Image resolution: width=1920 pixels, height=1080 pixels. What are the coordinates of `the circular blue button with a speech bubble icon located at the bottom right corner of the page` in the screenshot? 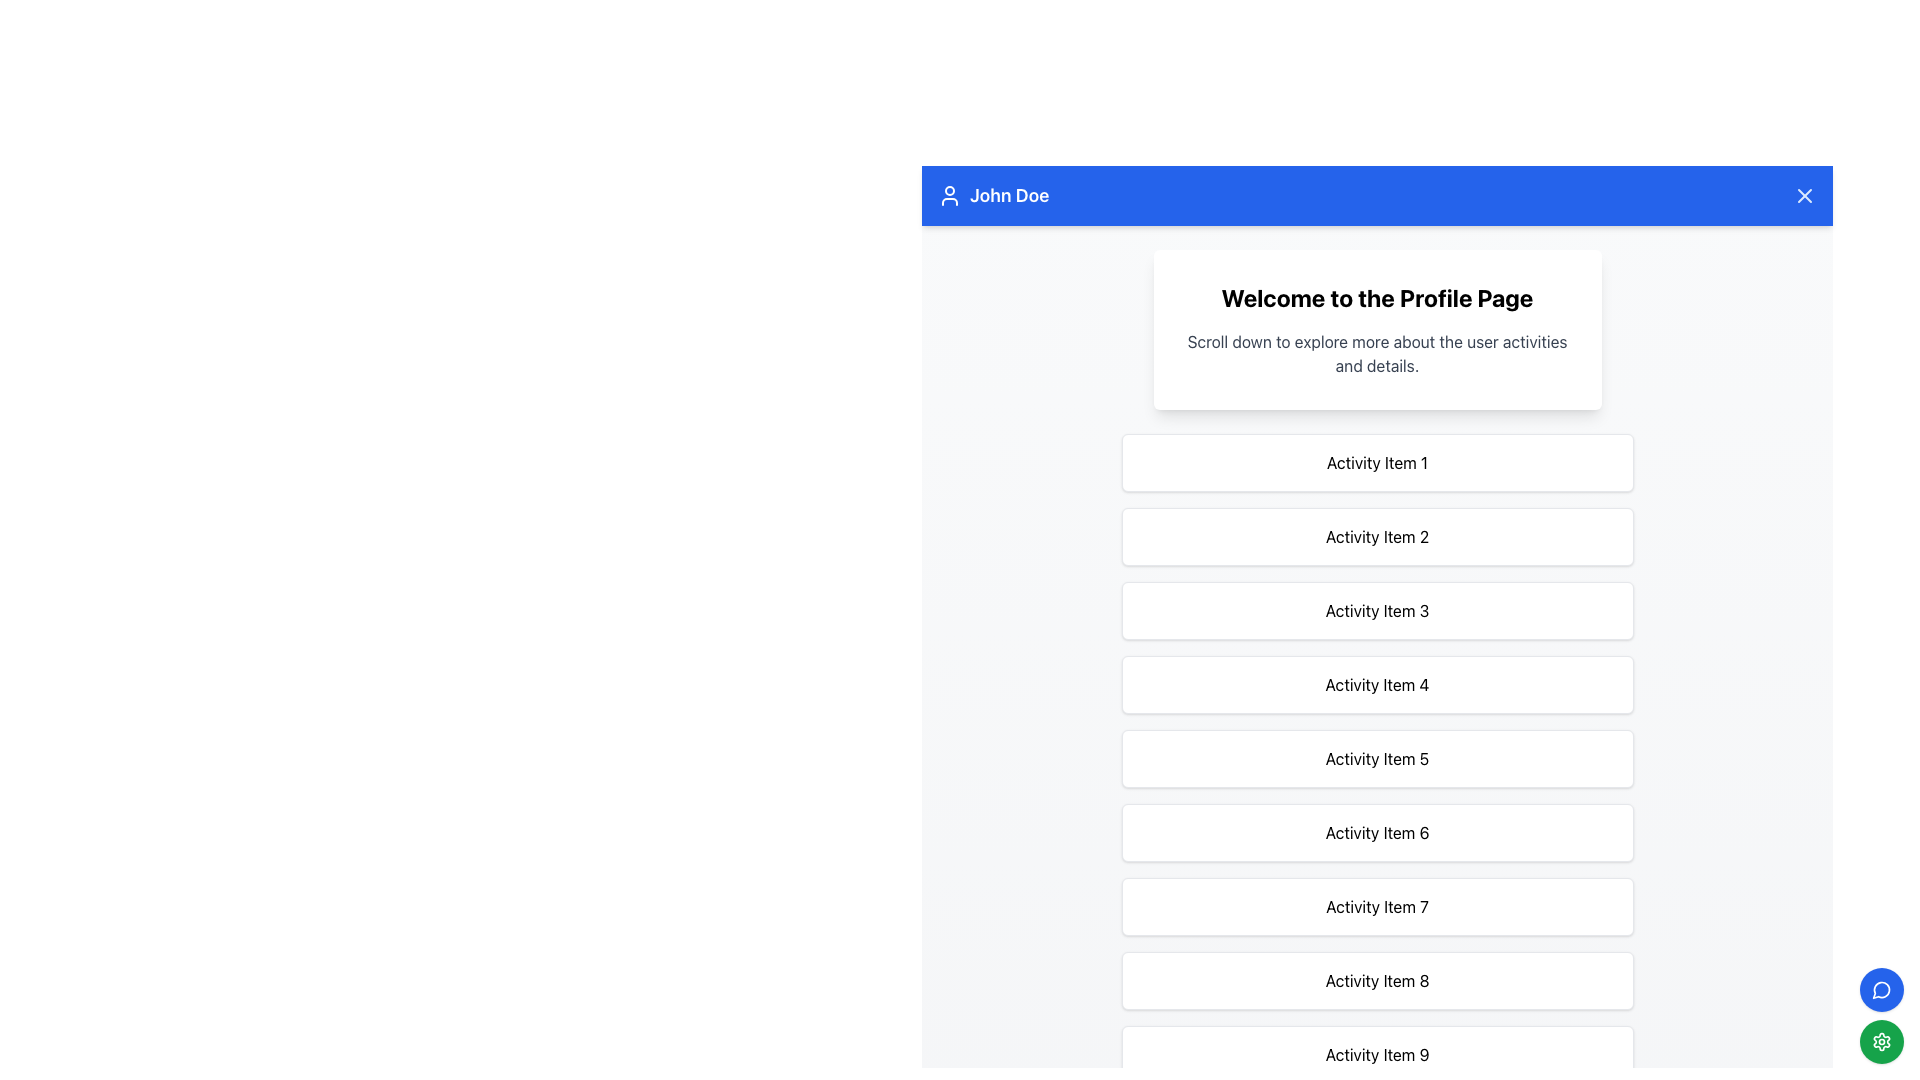 It's located at (1880, 990).